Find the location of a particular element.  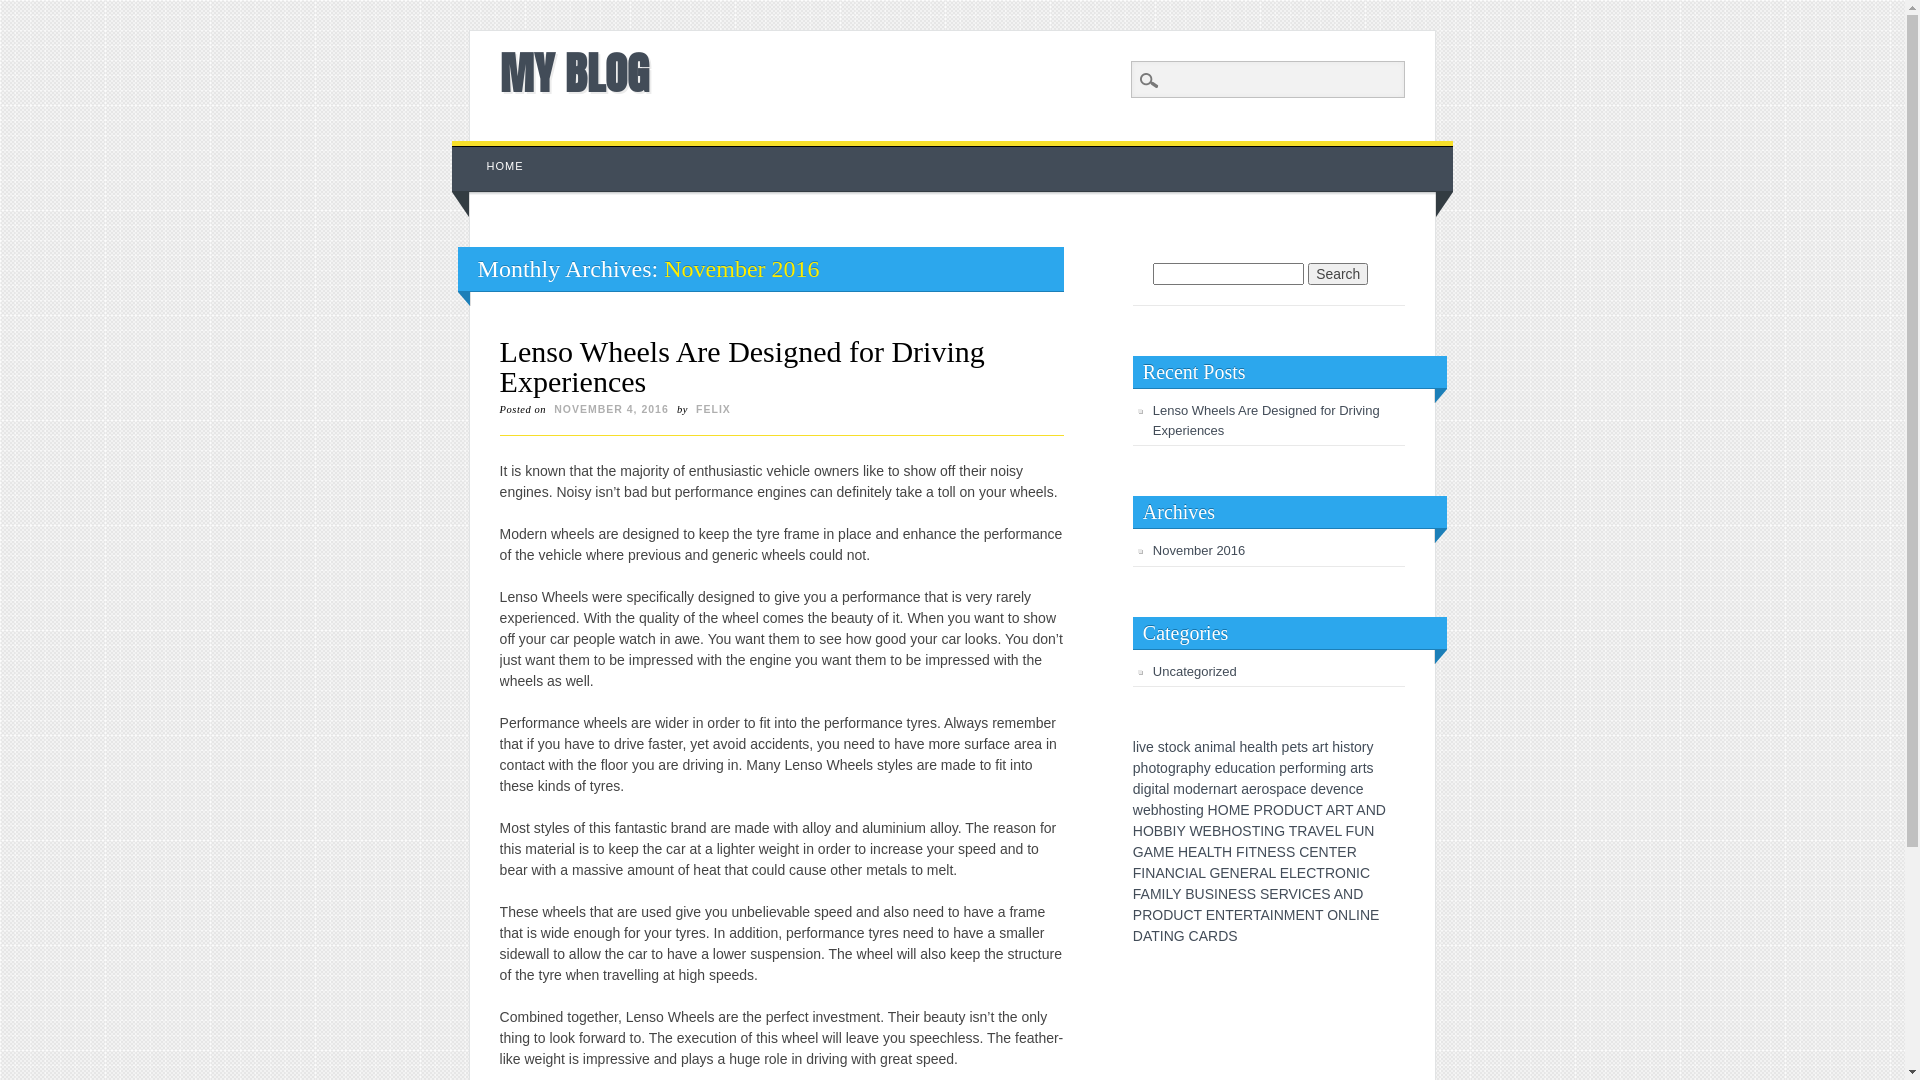

'r' is located at coordinates (1258, 788).